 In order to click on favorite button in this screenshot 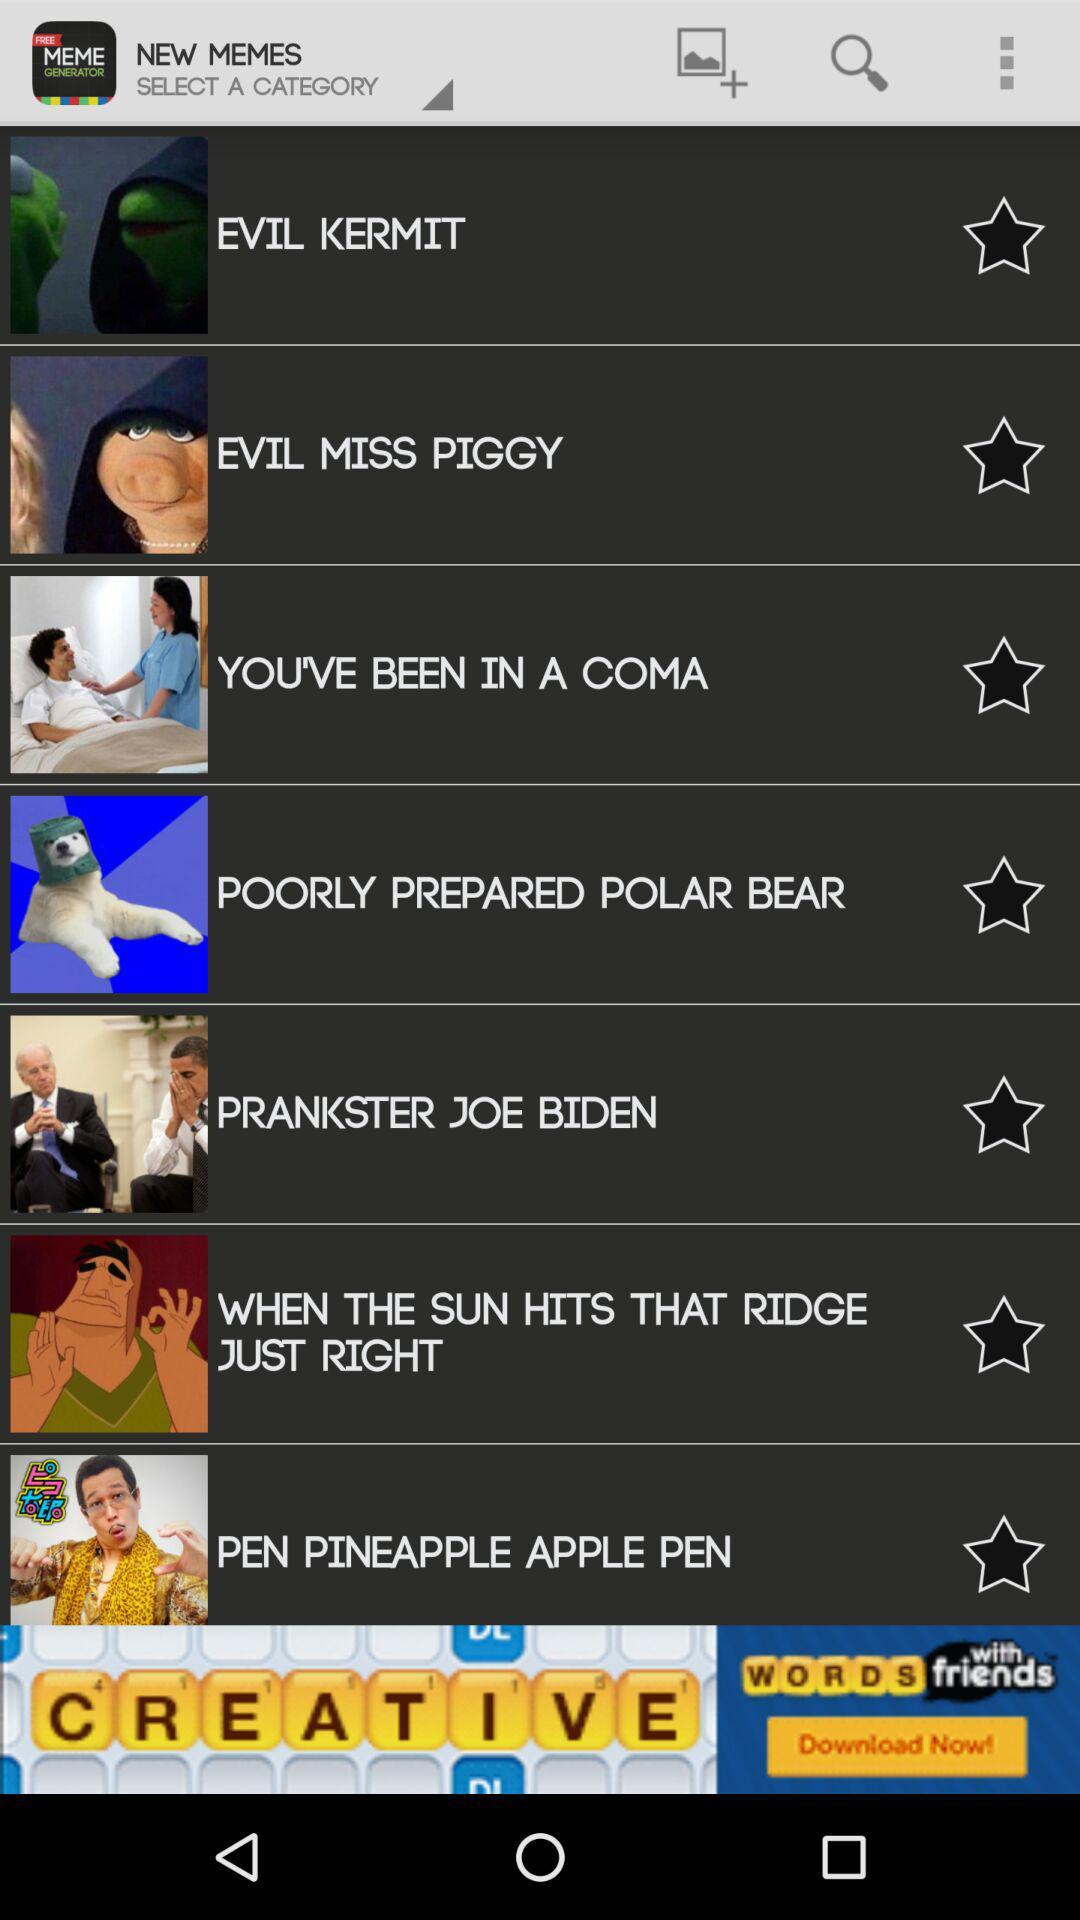, I will do `click(1003, 453)`.